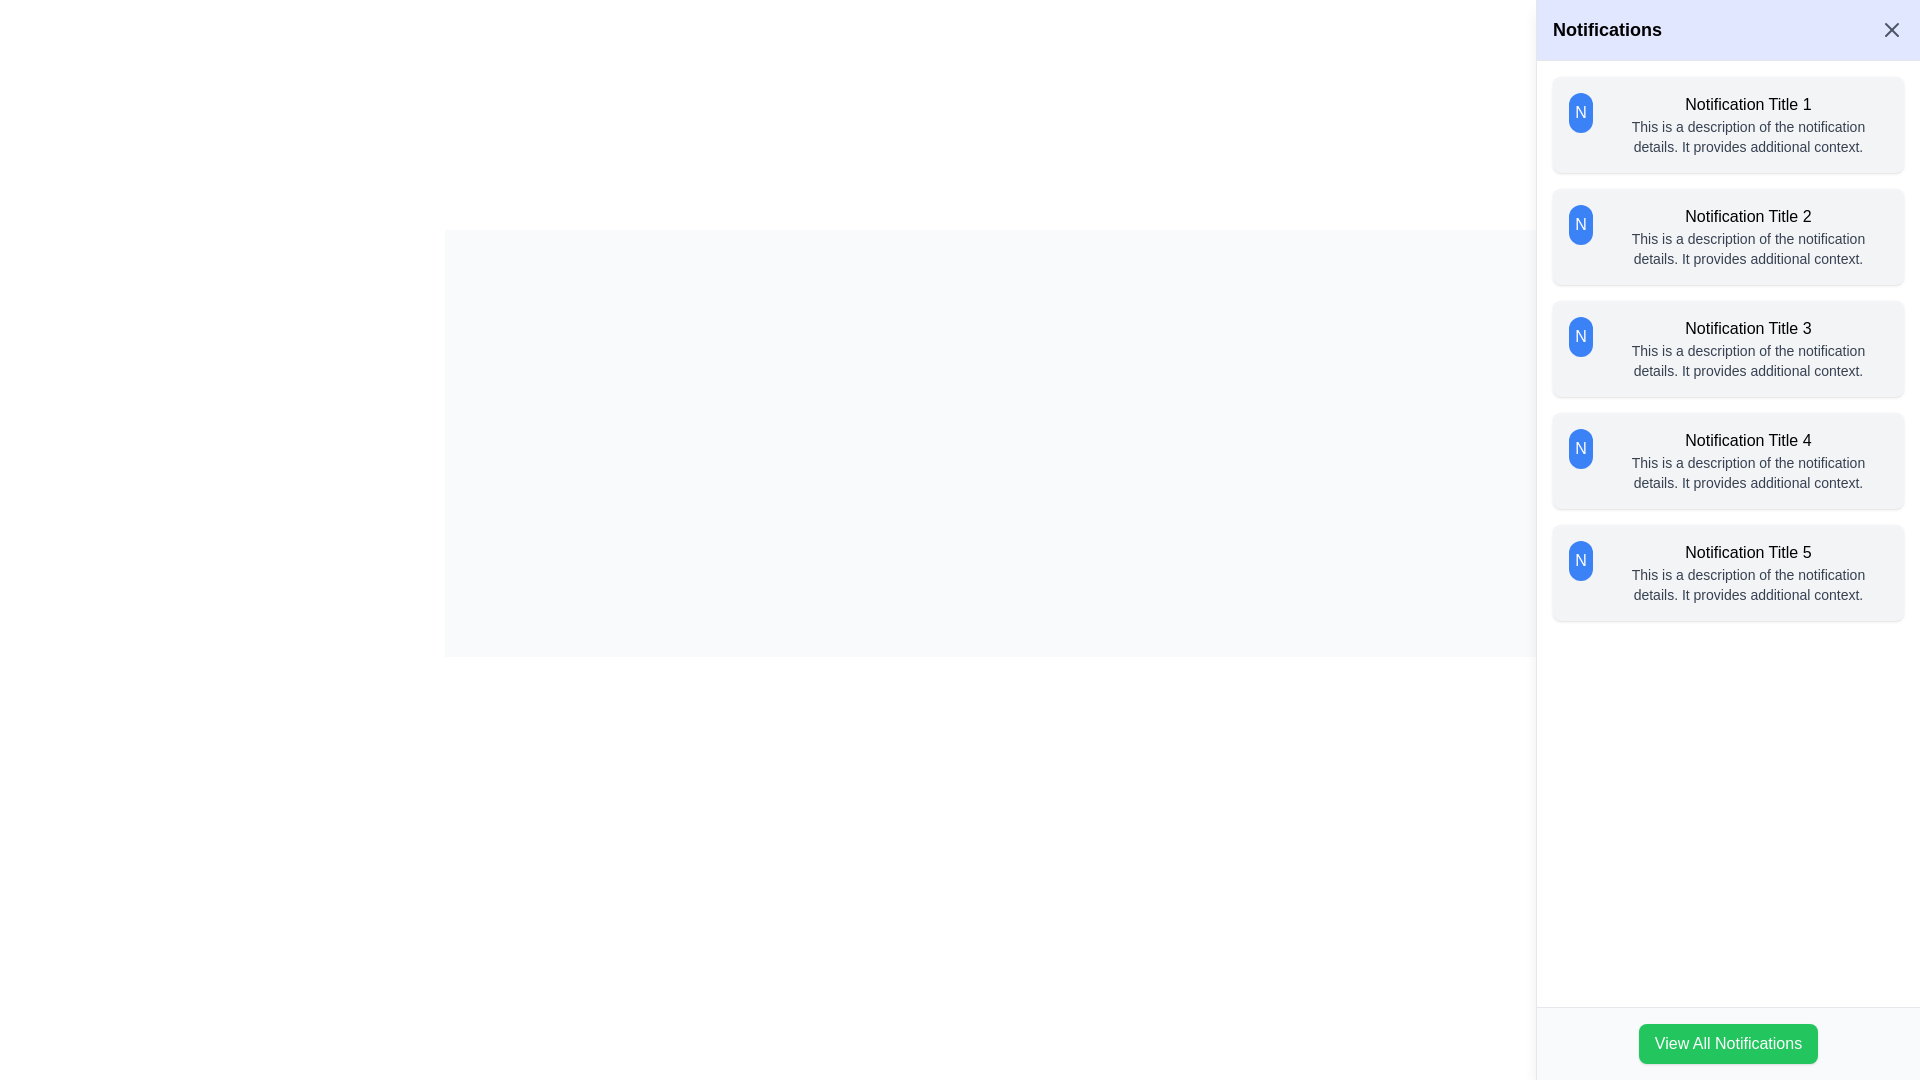 Image resolution: width=1920 pixels, height=1080 pixels. What do you see at coordinates (1890, 30) in the screenshot?
I see `the small 'X' button with a thin black outline located at the top-right corner of the light blue header section in the notification panel to change its color` at bounding box center [1890, 30].